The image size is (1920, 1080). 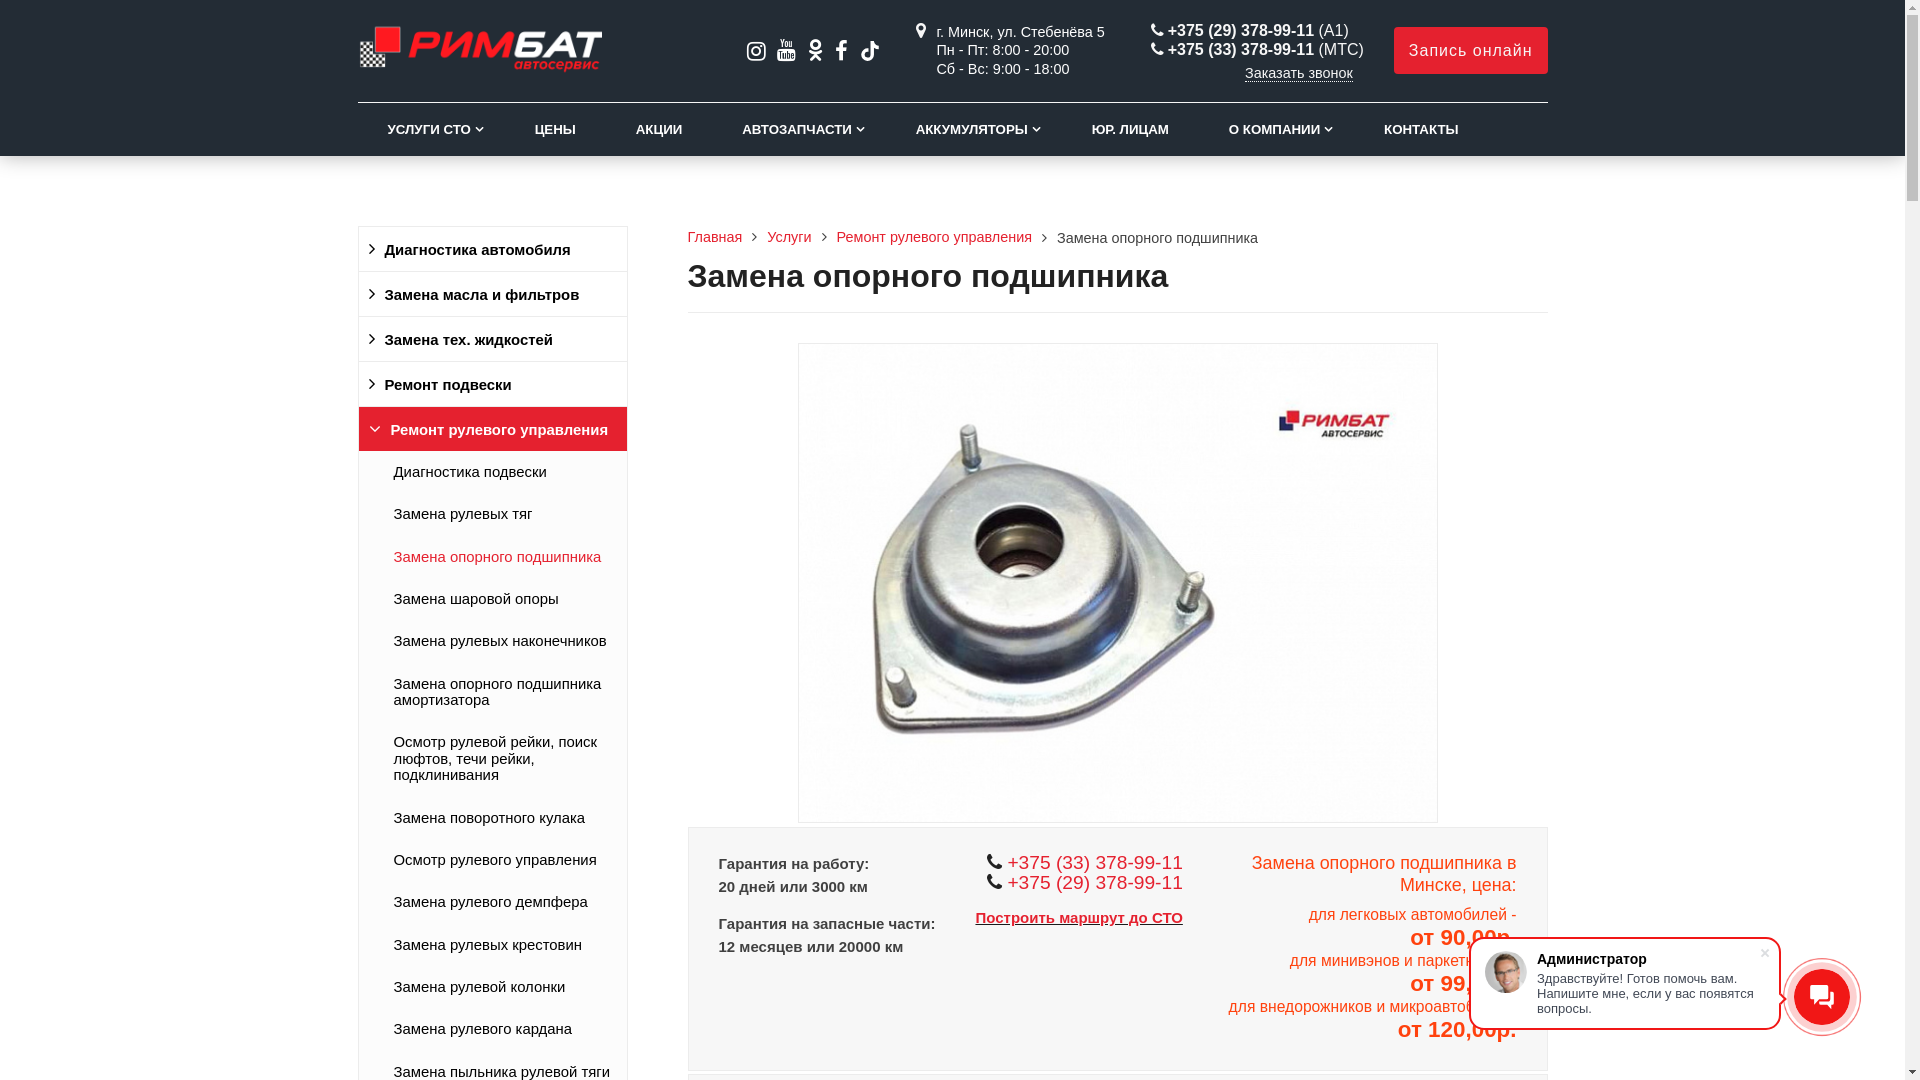 What do you see at coordinates (1240, 48) in the screenshot?
I see `'+375 (33) 378-99-11'` at bounding box center [1240, 48].